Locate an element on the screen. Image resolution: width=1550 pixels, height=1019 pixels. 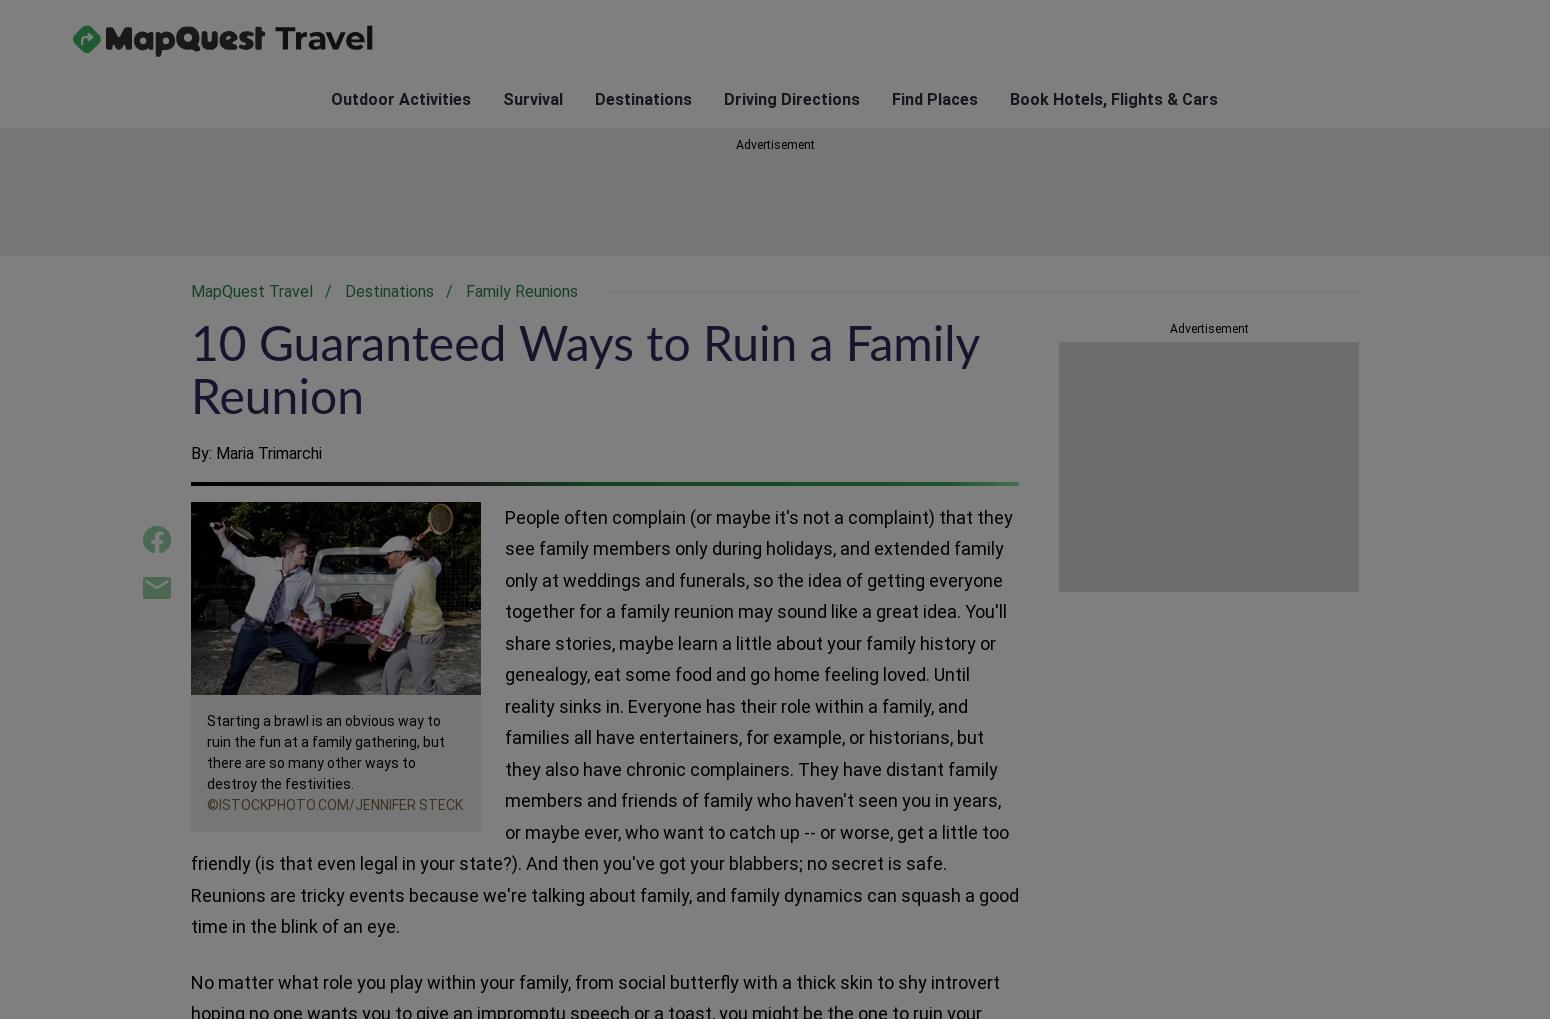
'©iStockphoto.com/Jennifer Steck' is located at coordinates (333, 803).